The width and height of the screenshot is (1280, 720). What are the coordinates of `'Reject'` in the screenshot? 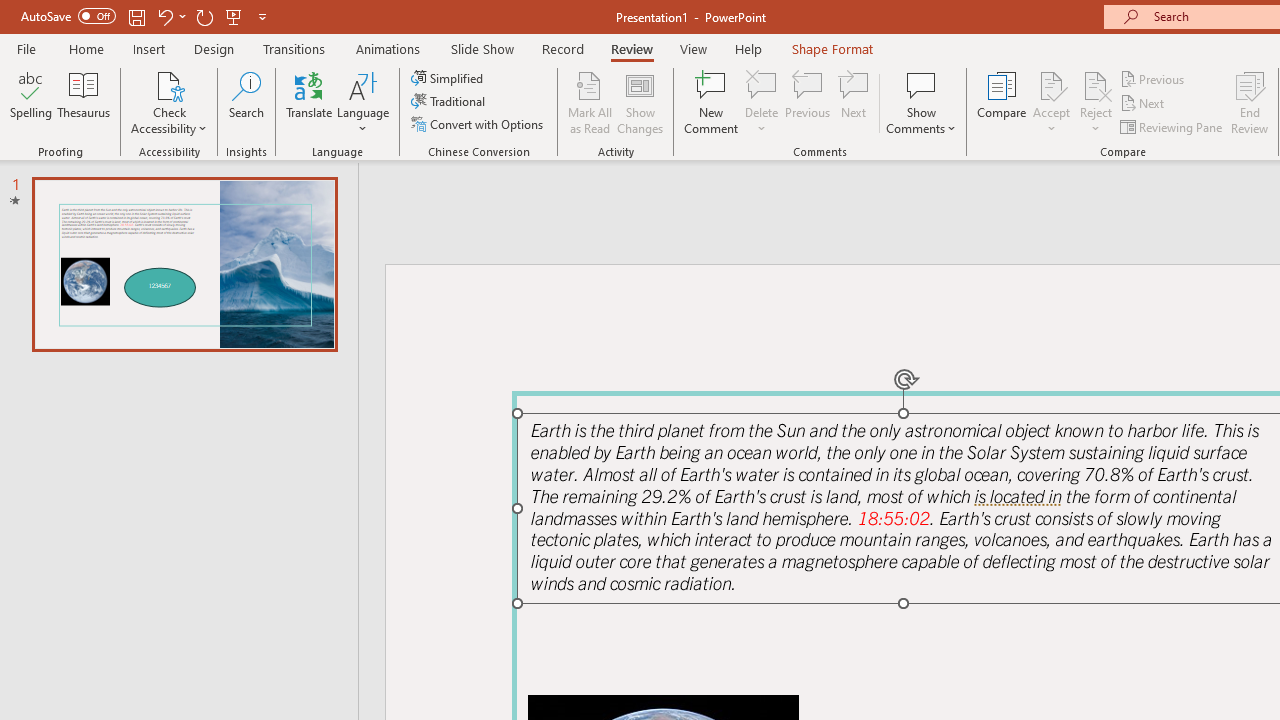 It's located at (1095, 103).